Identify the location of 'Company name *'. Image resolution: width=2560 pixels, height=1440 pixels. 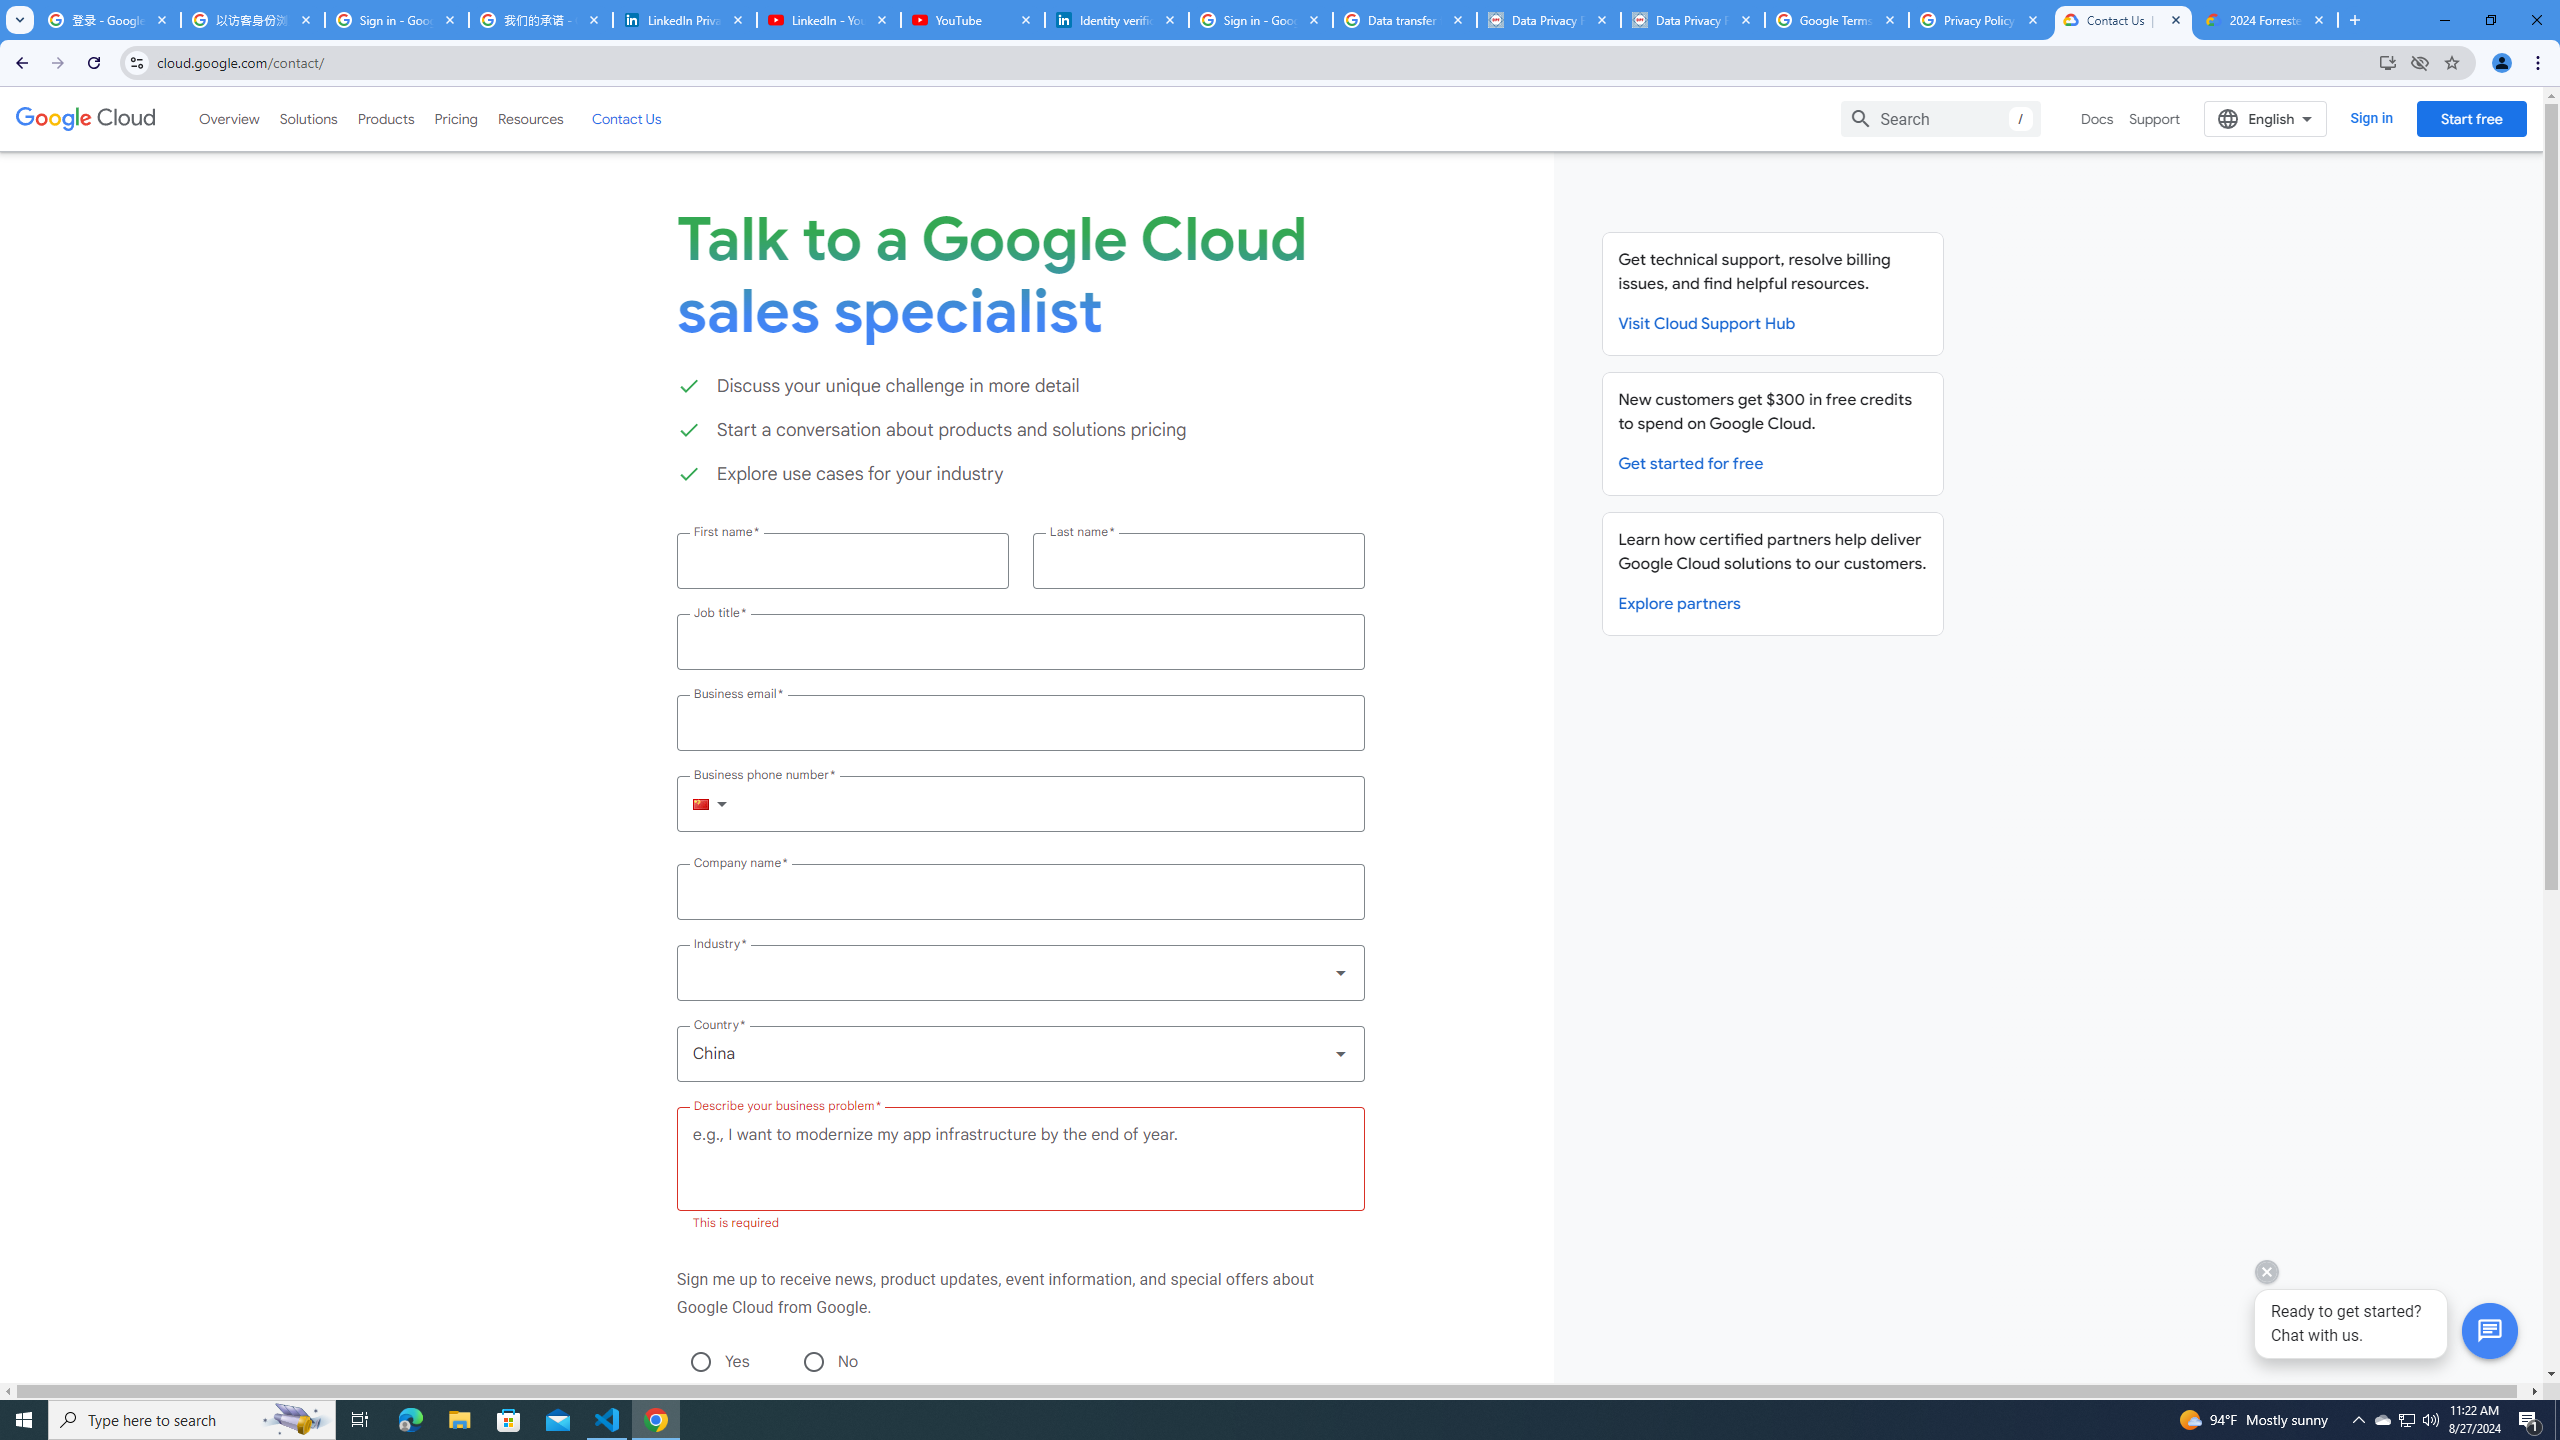
(1019, 892).